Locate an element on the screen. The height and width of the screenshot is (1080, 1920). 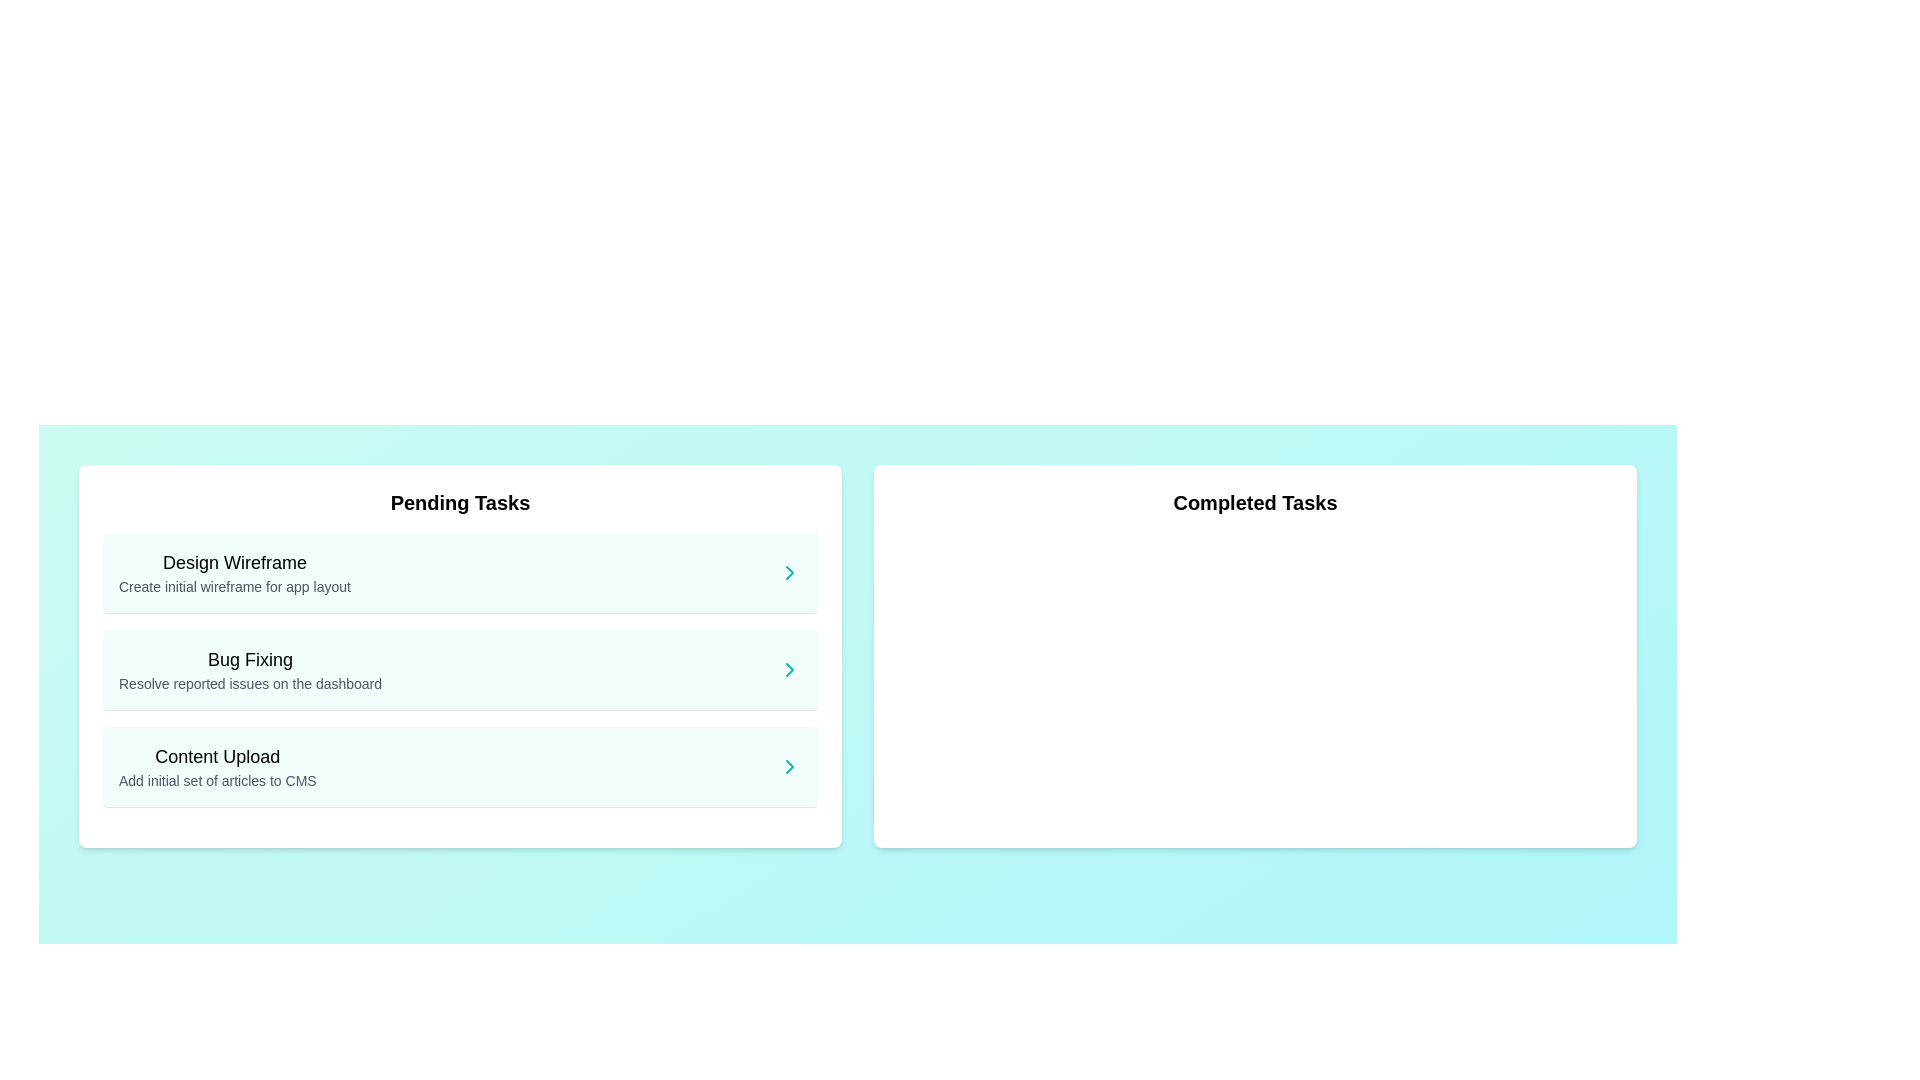
the informational text label that provides a description of the 'Content Upload' task, located beneath the main heading in the 'Content Upload' section is located at coordinates (217, 779).